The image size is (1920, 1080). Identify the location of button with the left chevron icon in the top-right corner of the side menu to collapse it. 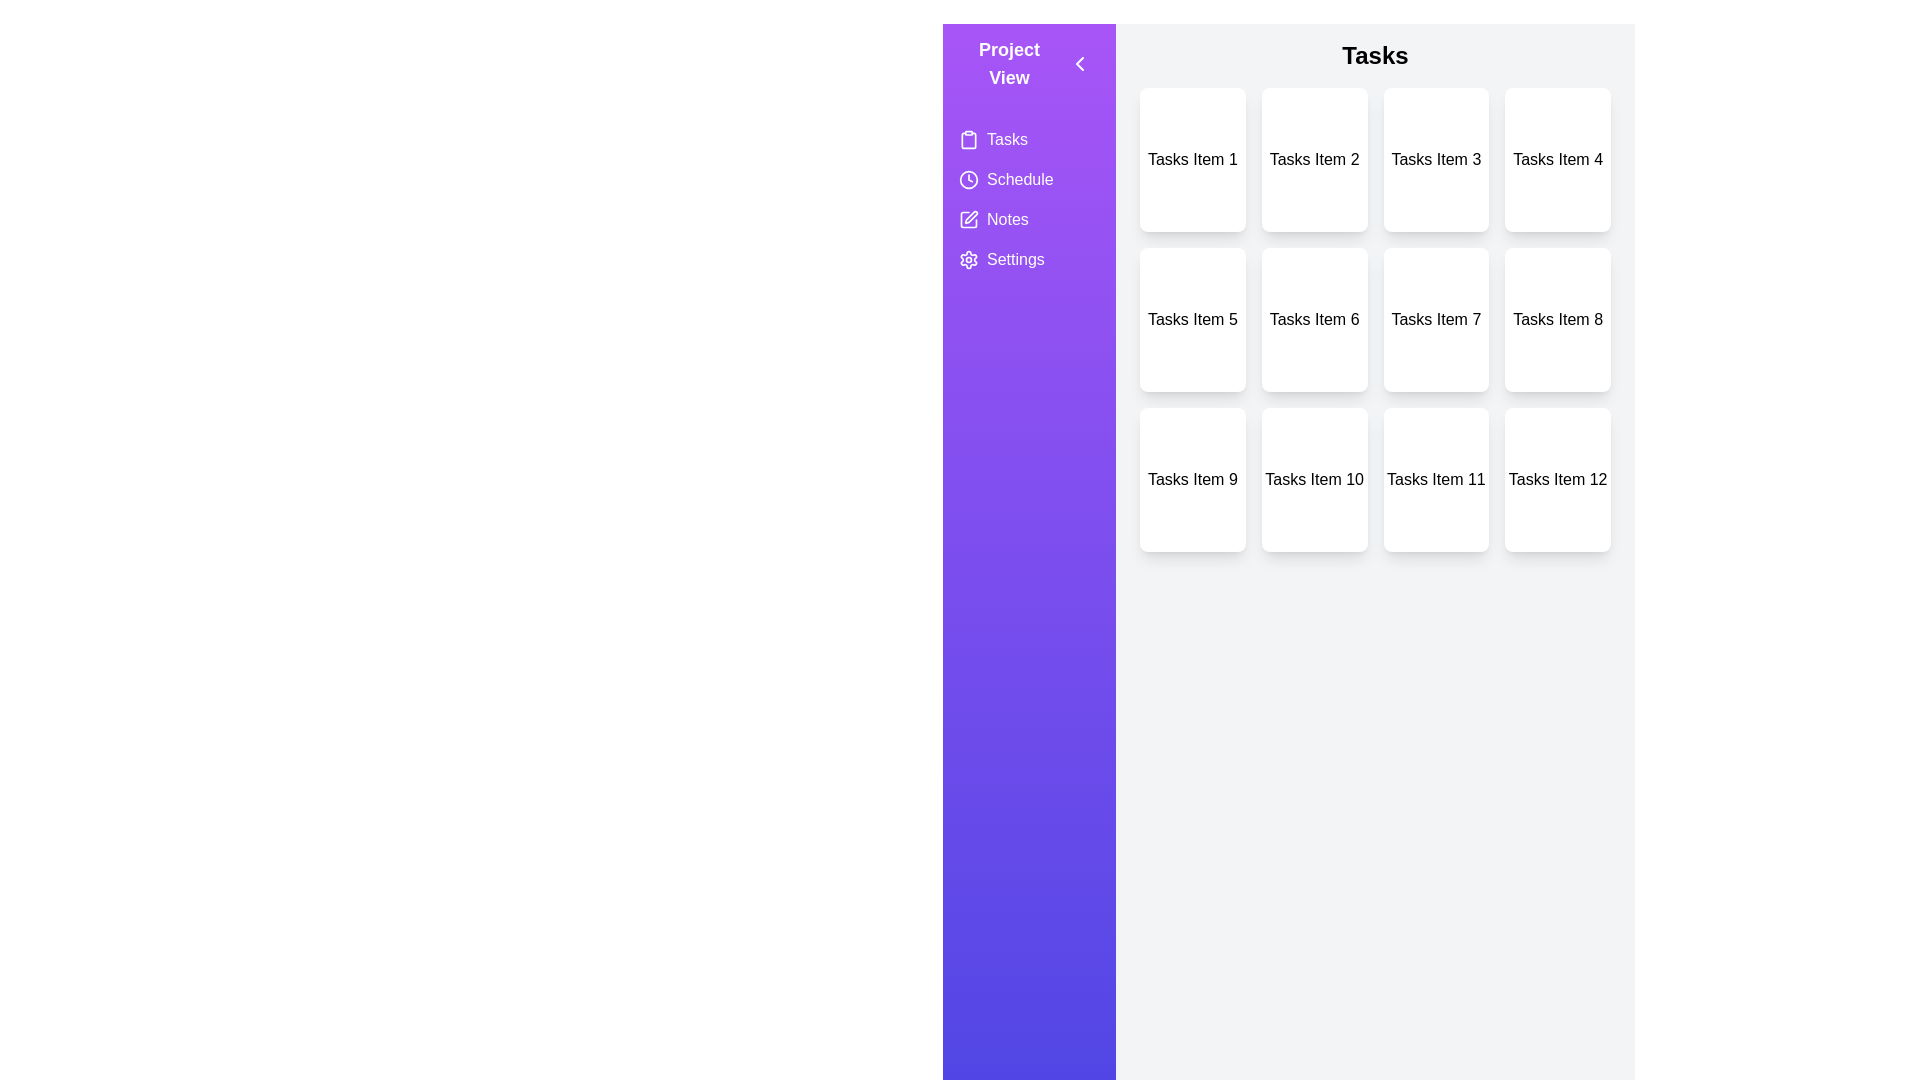
(1079, 63).